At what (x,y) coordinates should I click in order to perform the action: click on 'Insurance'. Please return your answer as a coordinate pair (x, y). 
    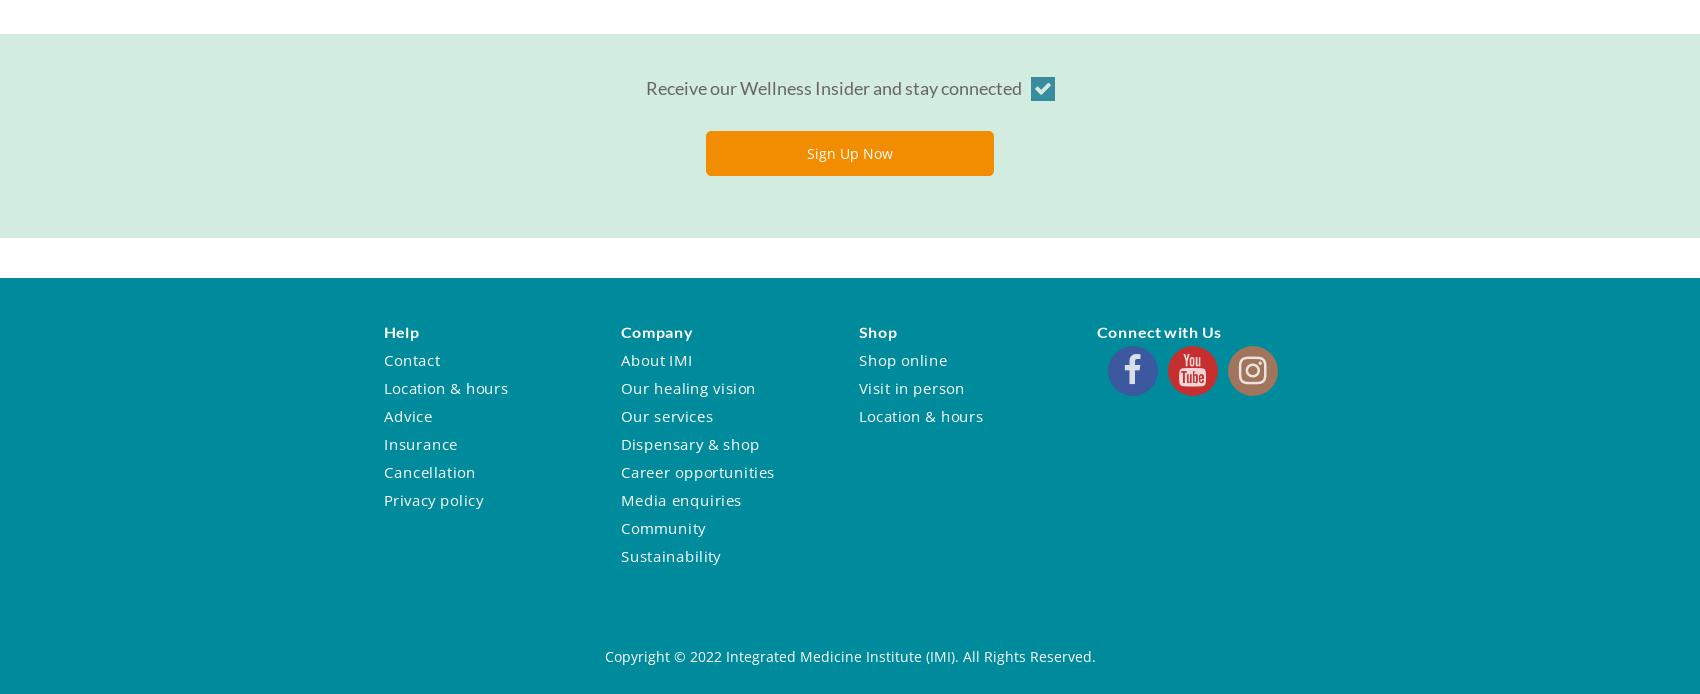
    Looking at the image, I should click on (383, 442).